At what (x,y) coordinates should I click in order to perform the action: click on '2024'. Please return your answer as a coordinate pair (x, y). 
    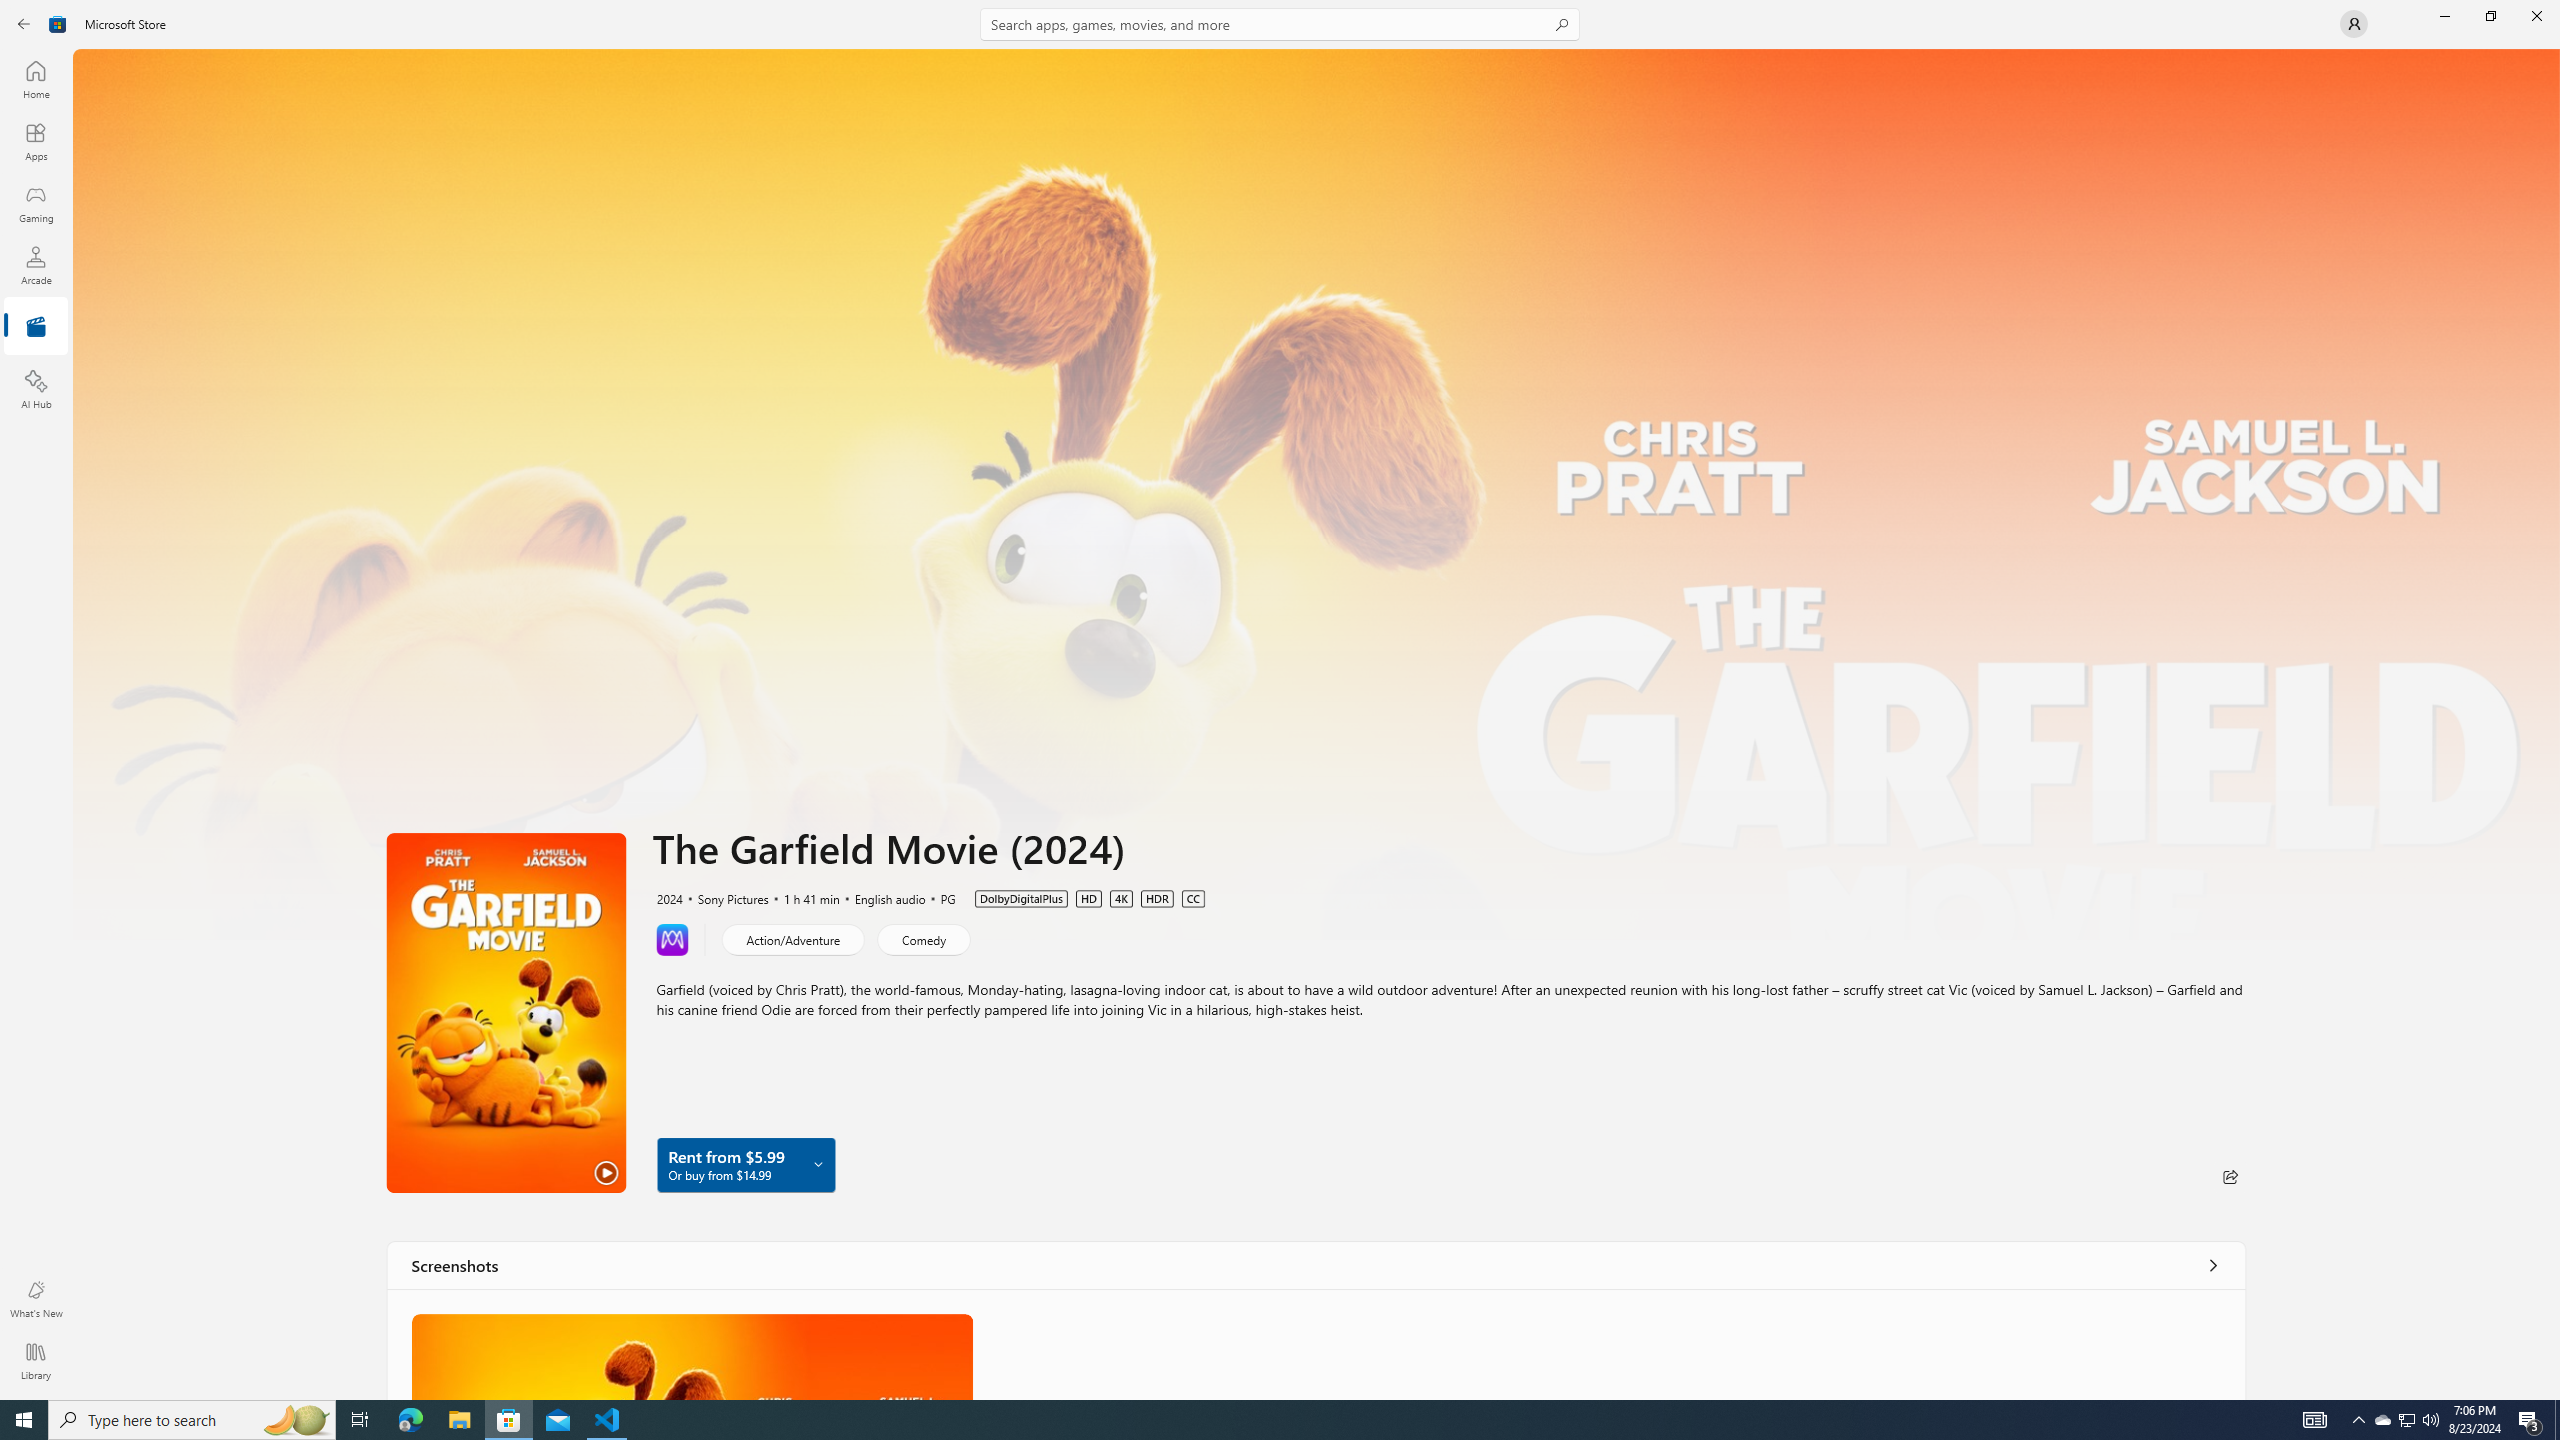
    Looking at the image, I should click on (668, 897).